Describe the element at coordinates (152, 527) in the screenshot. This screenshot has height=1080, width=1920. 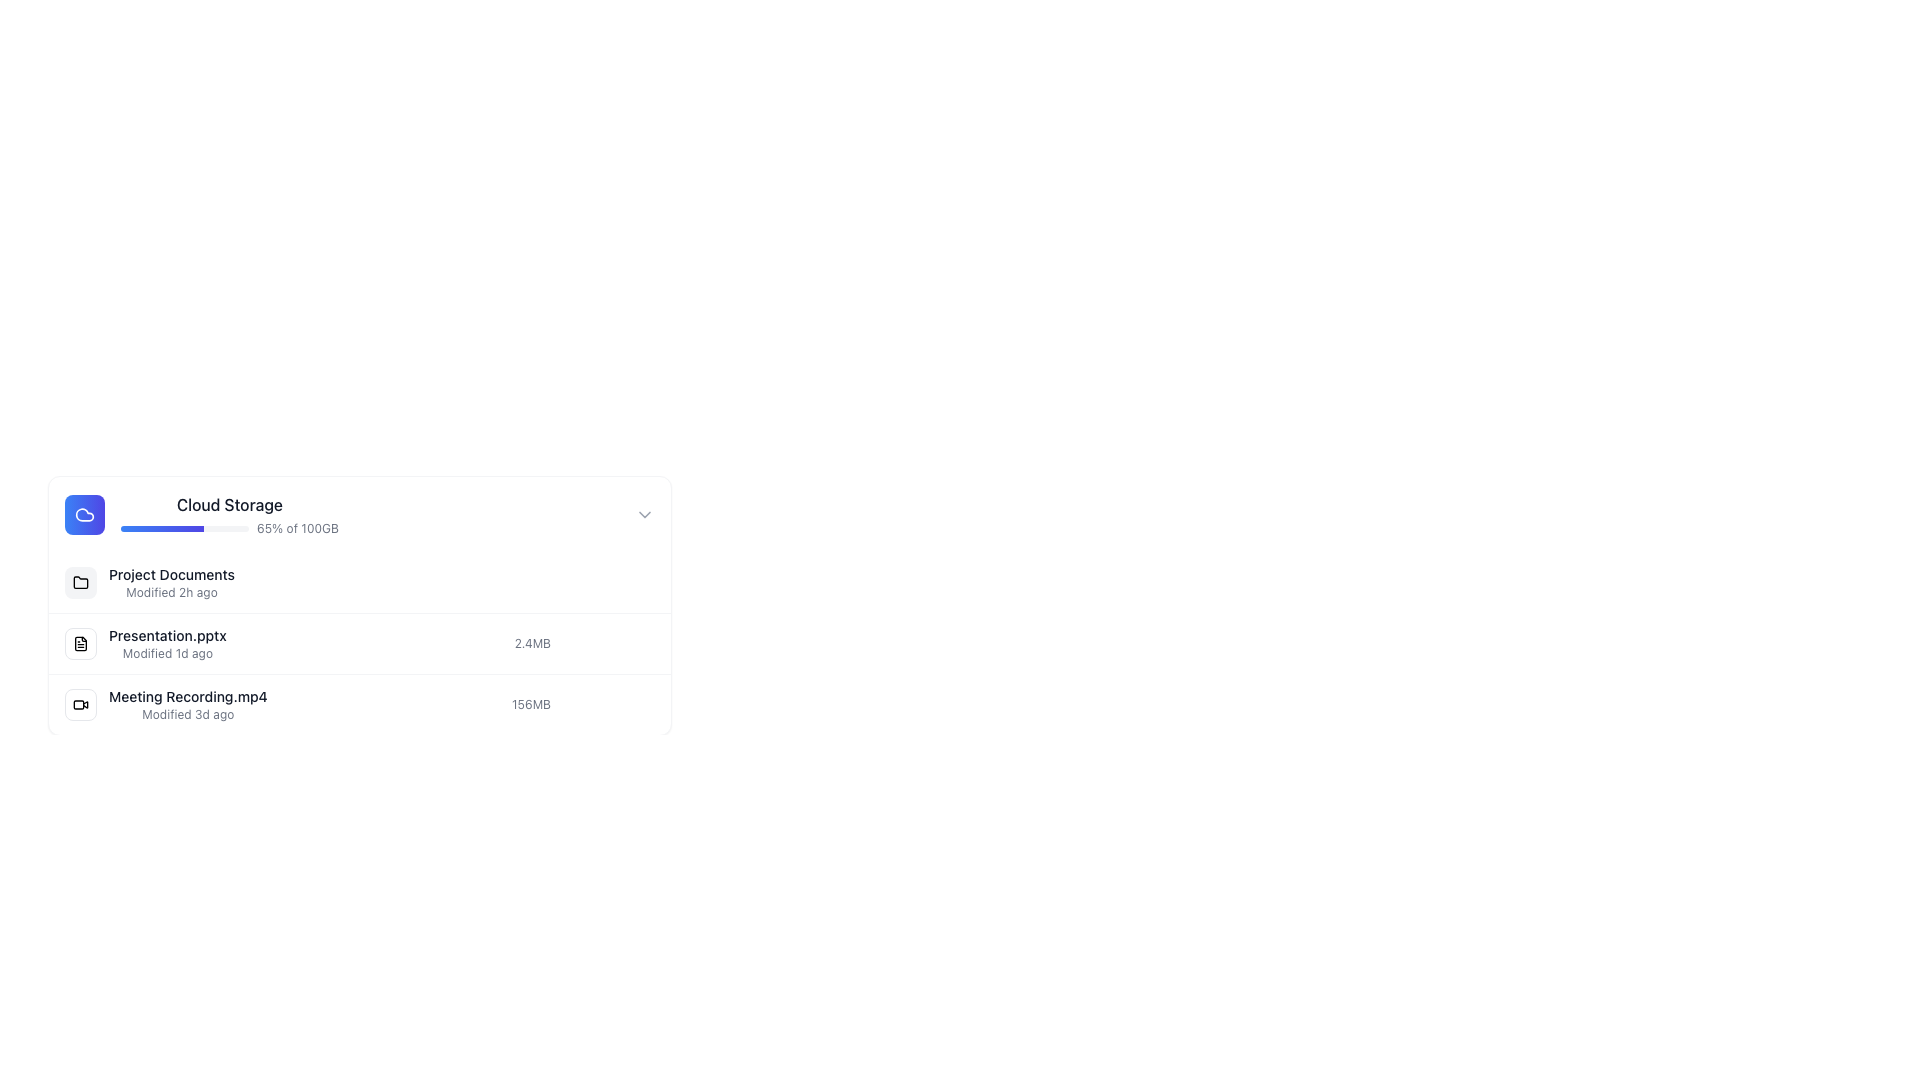
I see `the storage progress bar` at that location.